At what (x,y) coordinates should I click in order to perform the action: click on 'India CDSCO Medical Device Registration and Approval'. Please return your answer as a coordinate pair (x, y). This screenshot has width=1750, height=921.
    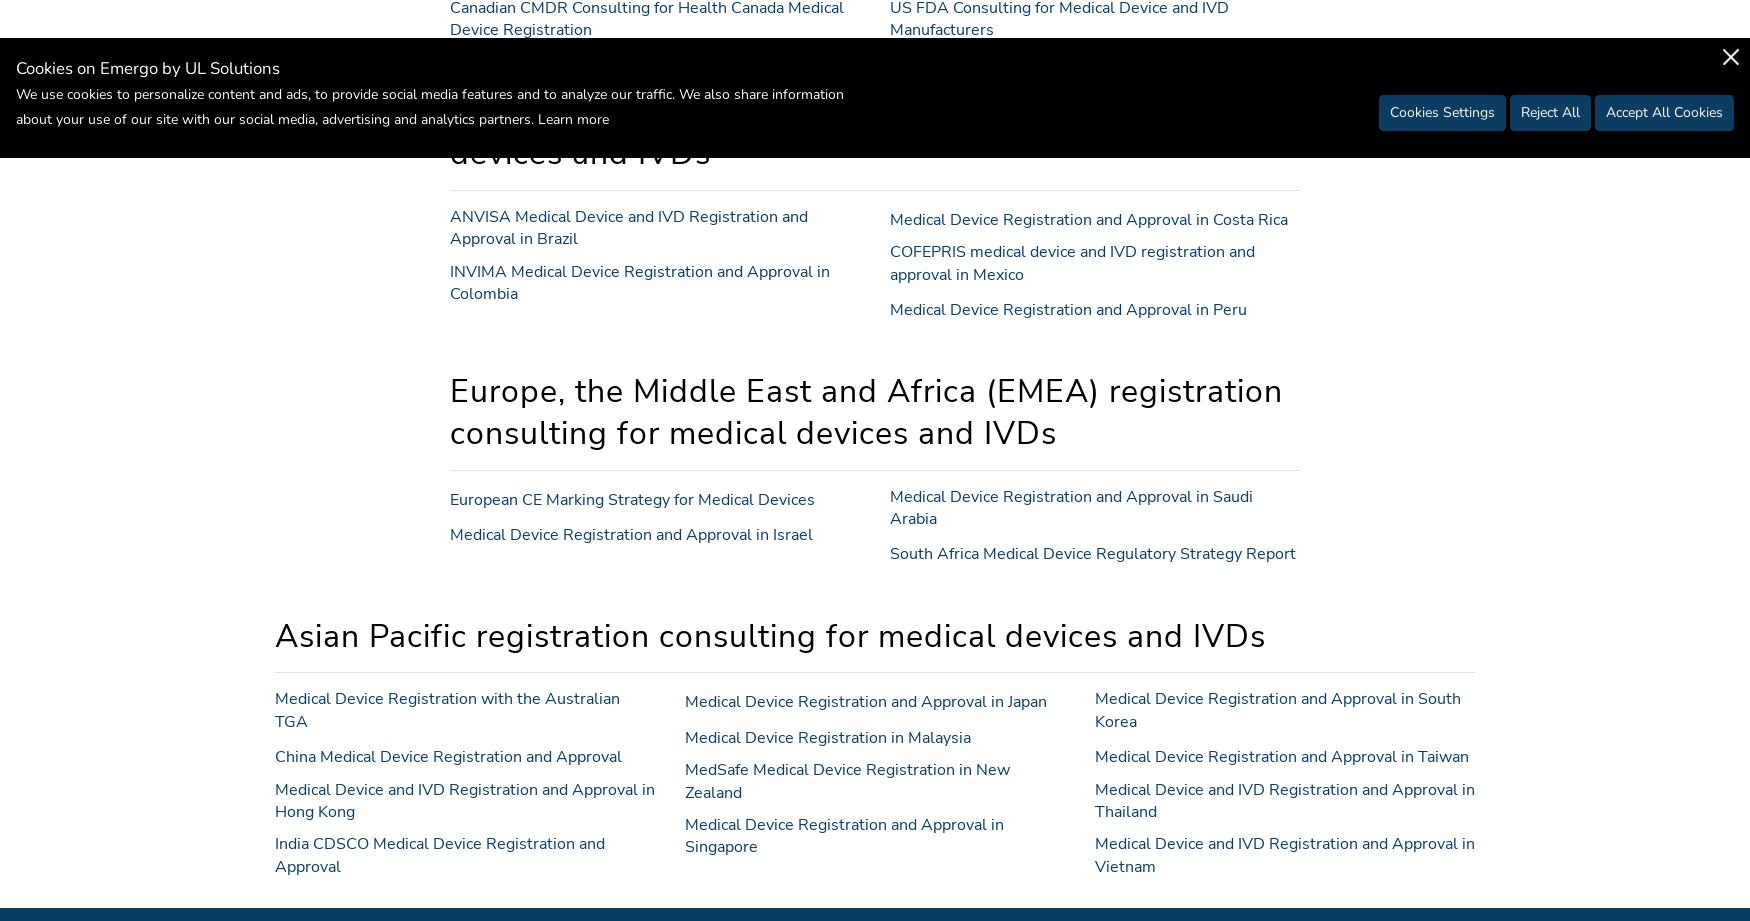
    Looking at the image, I should click on (439, 853).